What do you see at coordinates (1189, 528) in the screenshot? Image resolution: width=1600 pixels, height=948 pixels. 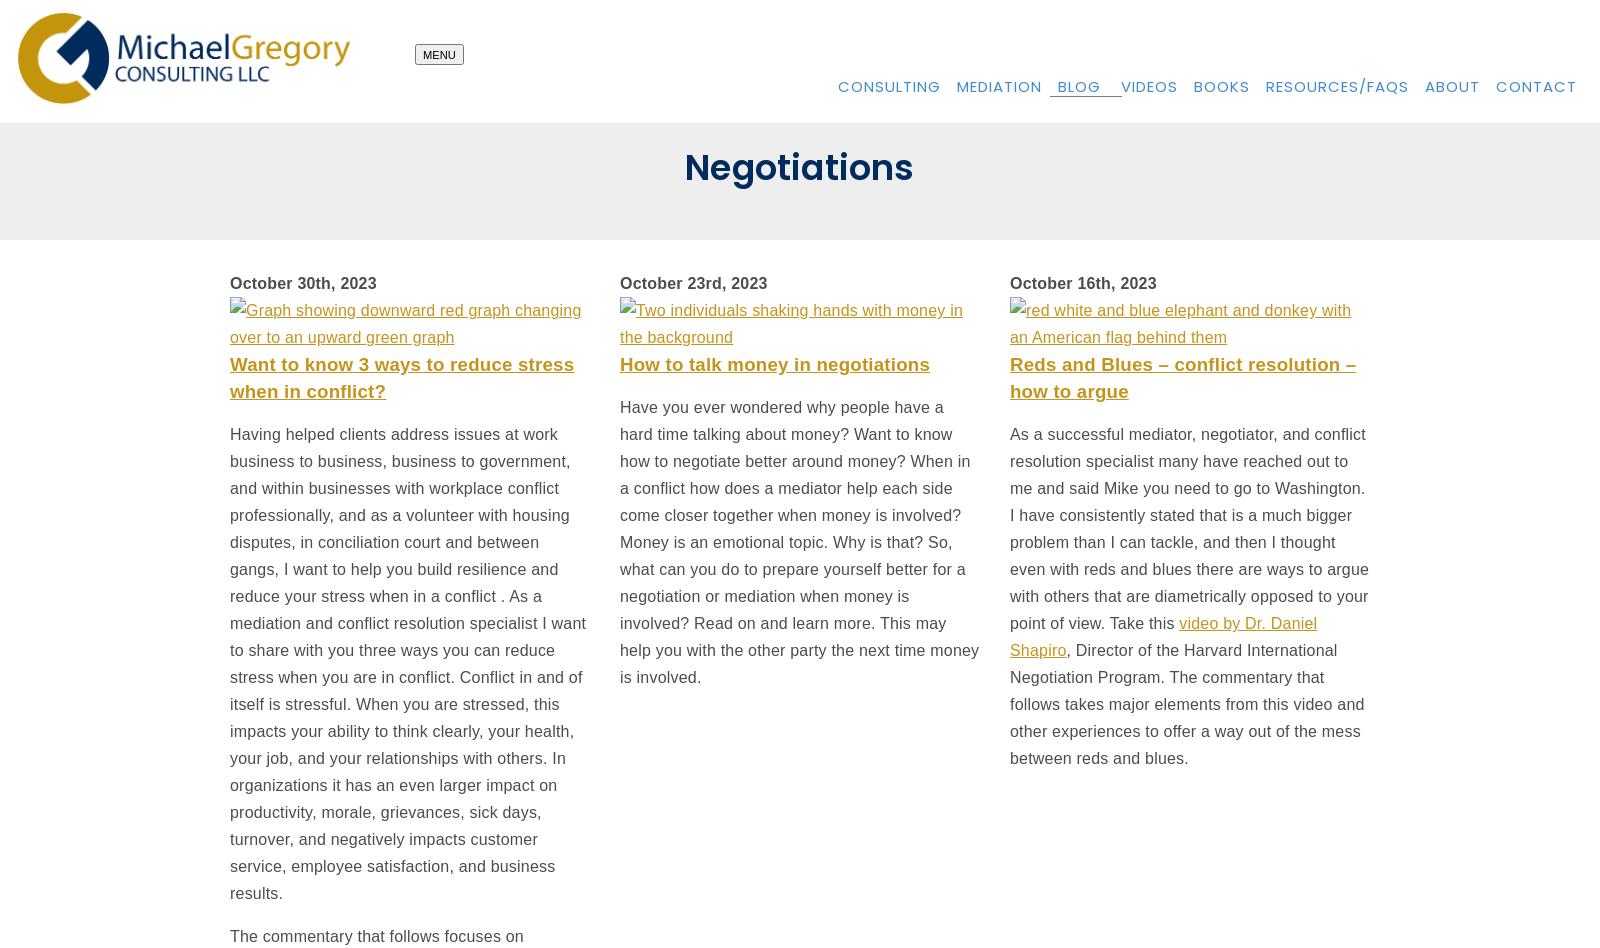 I see `'As a successful mediator, negotiator, and conflict resolution specialist many have reached out to me and said Mike you need to go to Washington. I have consistently stated that is a much bigger problem than I can tackle, and then I thought even with reds and blues there are ways to argue with others that are diametrically opposed to your point of view. Take this'` at bounding box center [1189, 528].